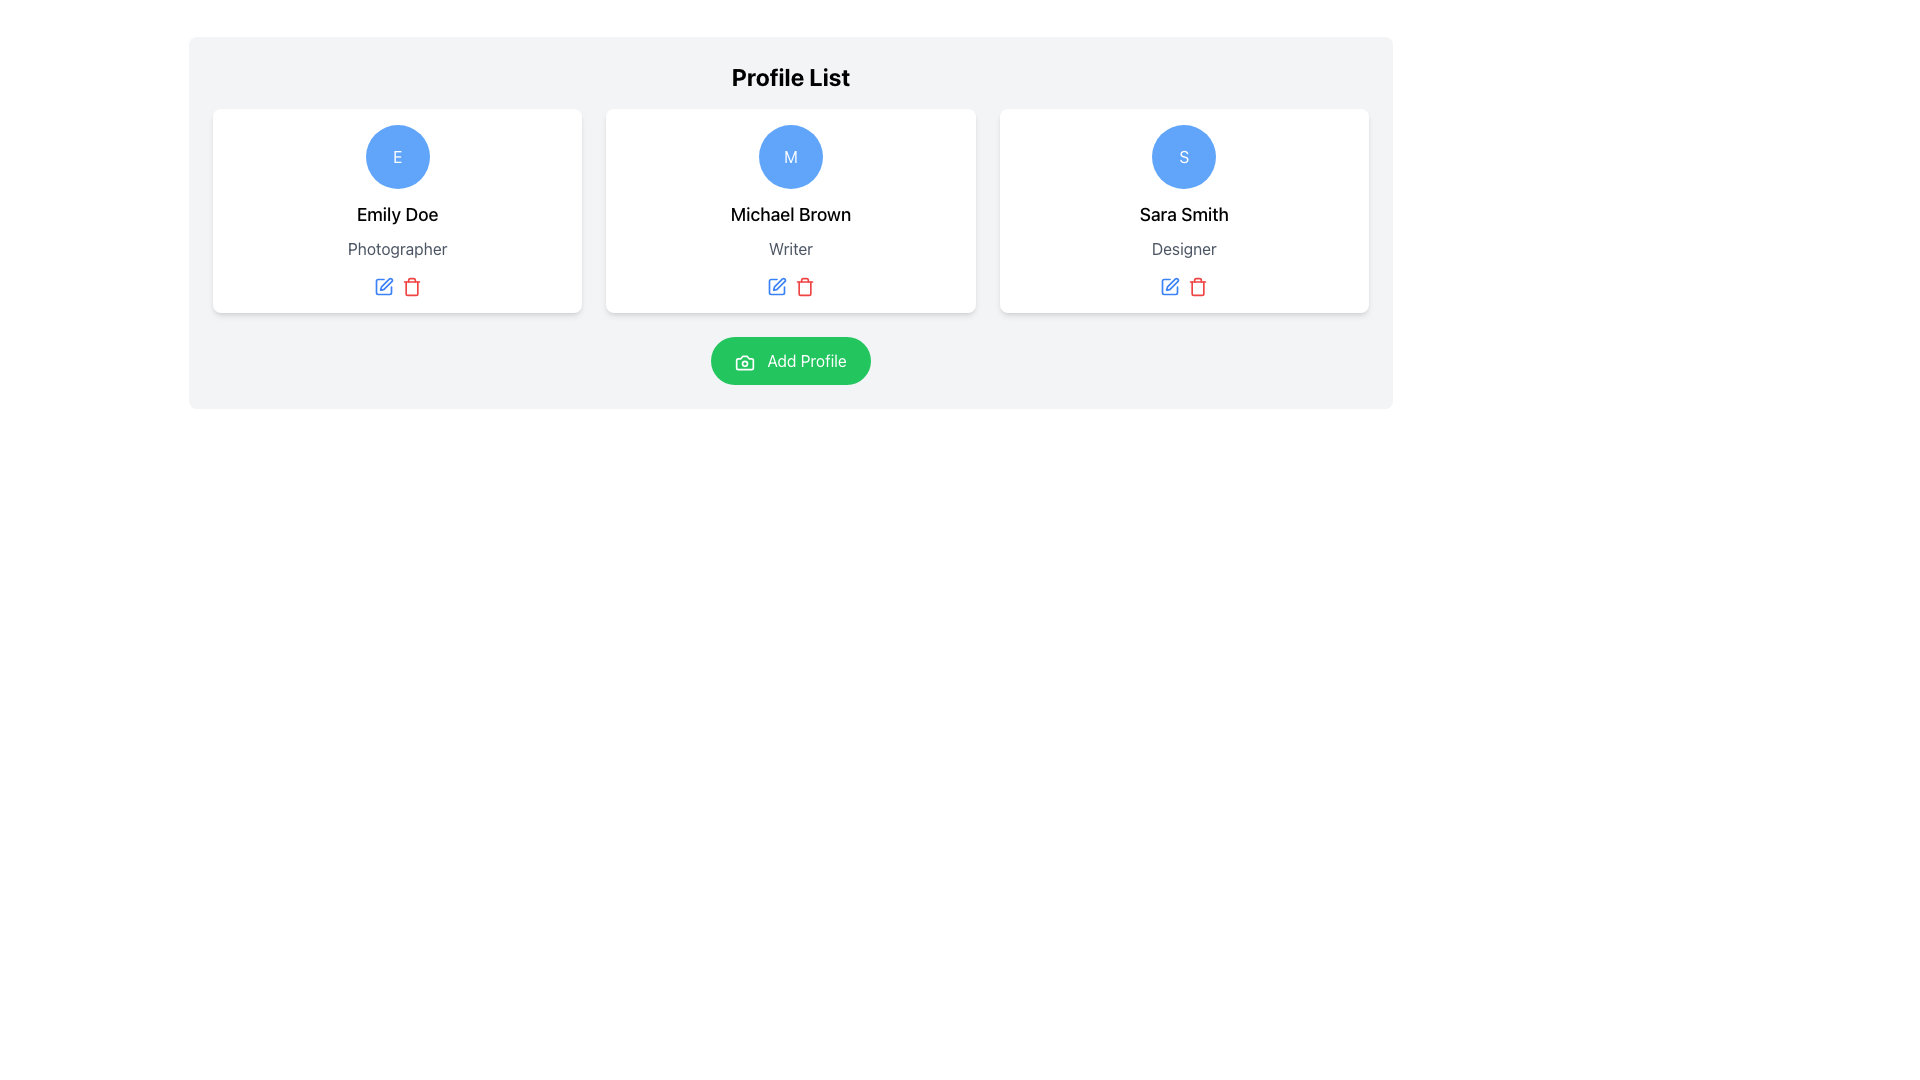  Describe the element at coordinates (790, 248) in the screenshot. I see `the text label displaying 'Writer' in gray color, which is positioned below the name 'Michael Brown' within the white rectangular card` at that location.